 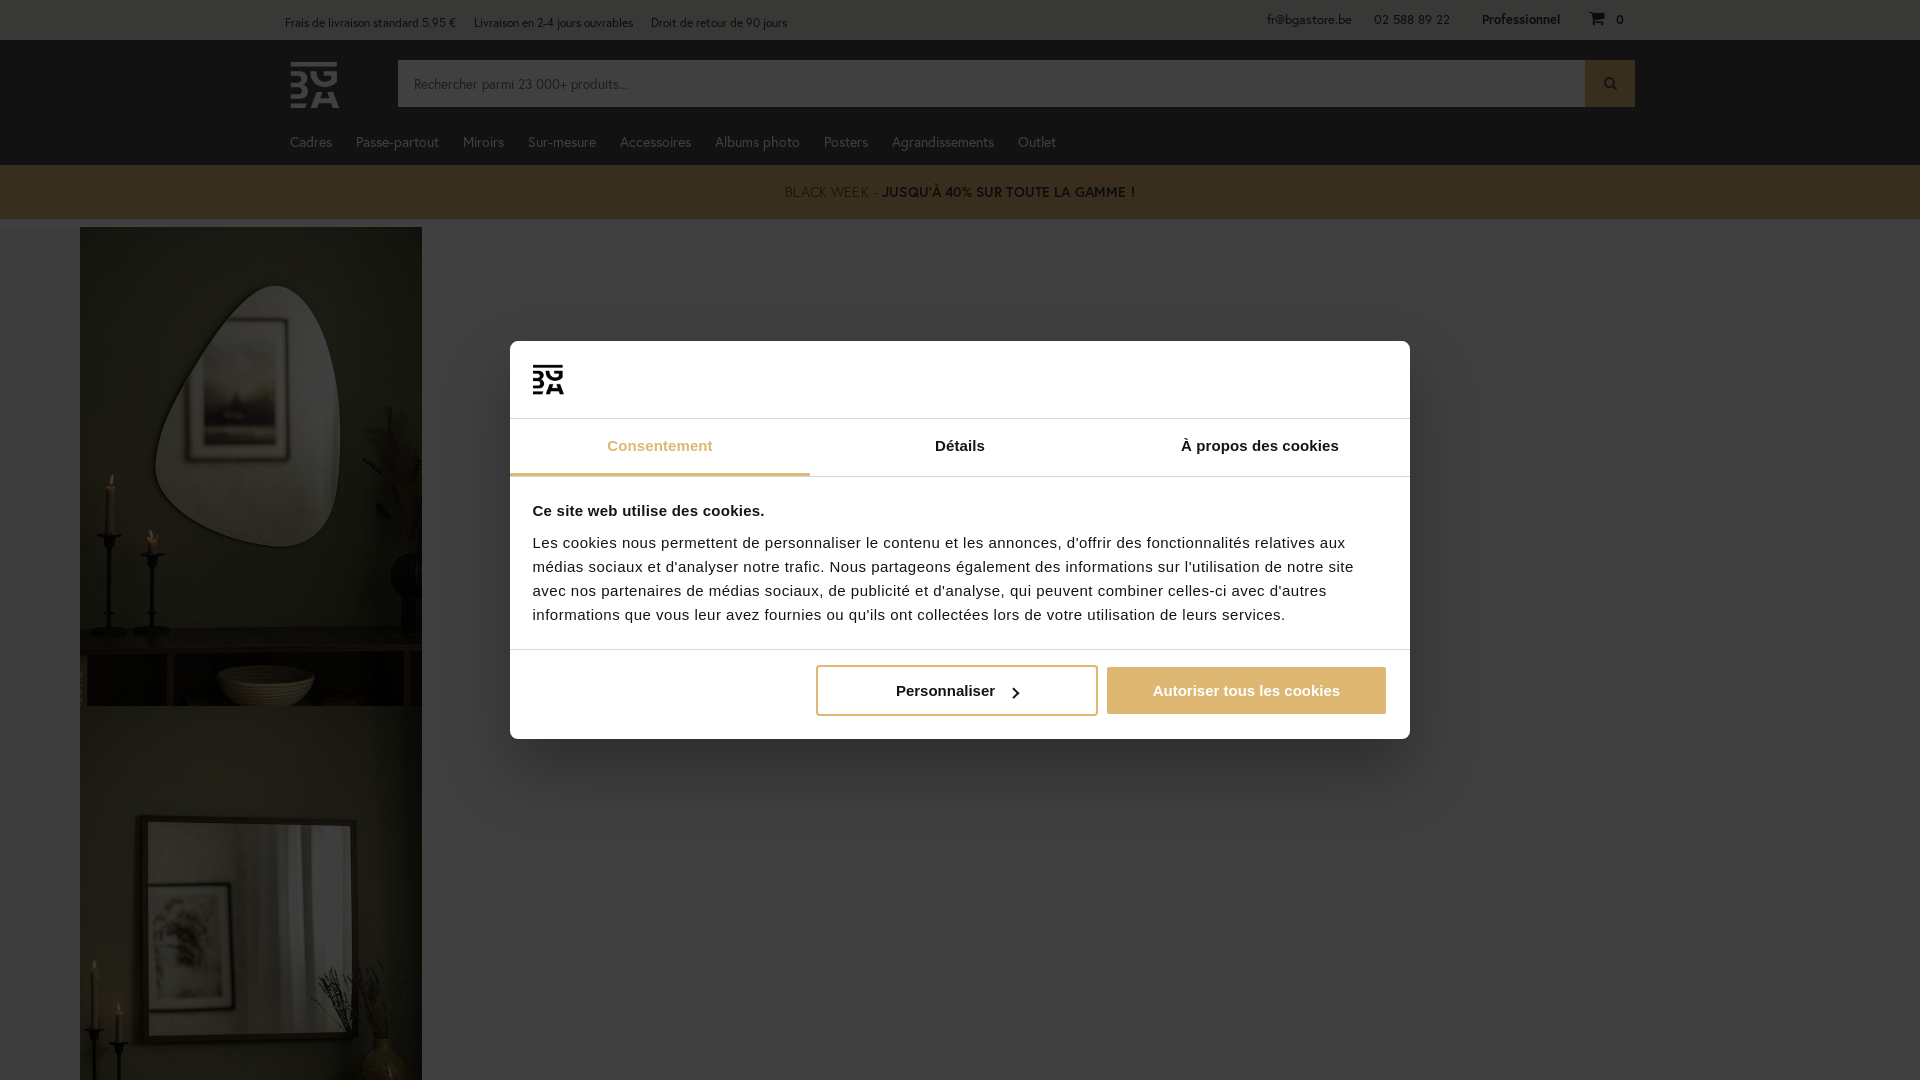 What do you see at coordinates (756, 140) in the screenshot?
I see `'Albums photo'` at bounding box center [756, 140].